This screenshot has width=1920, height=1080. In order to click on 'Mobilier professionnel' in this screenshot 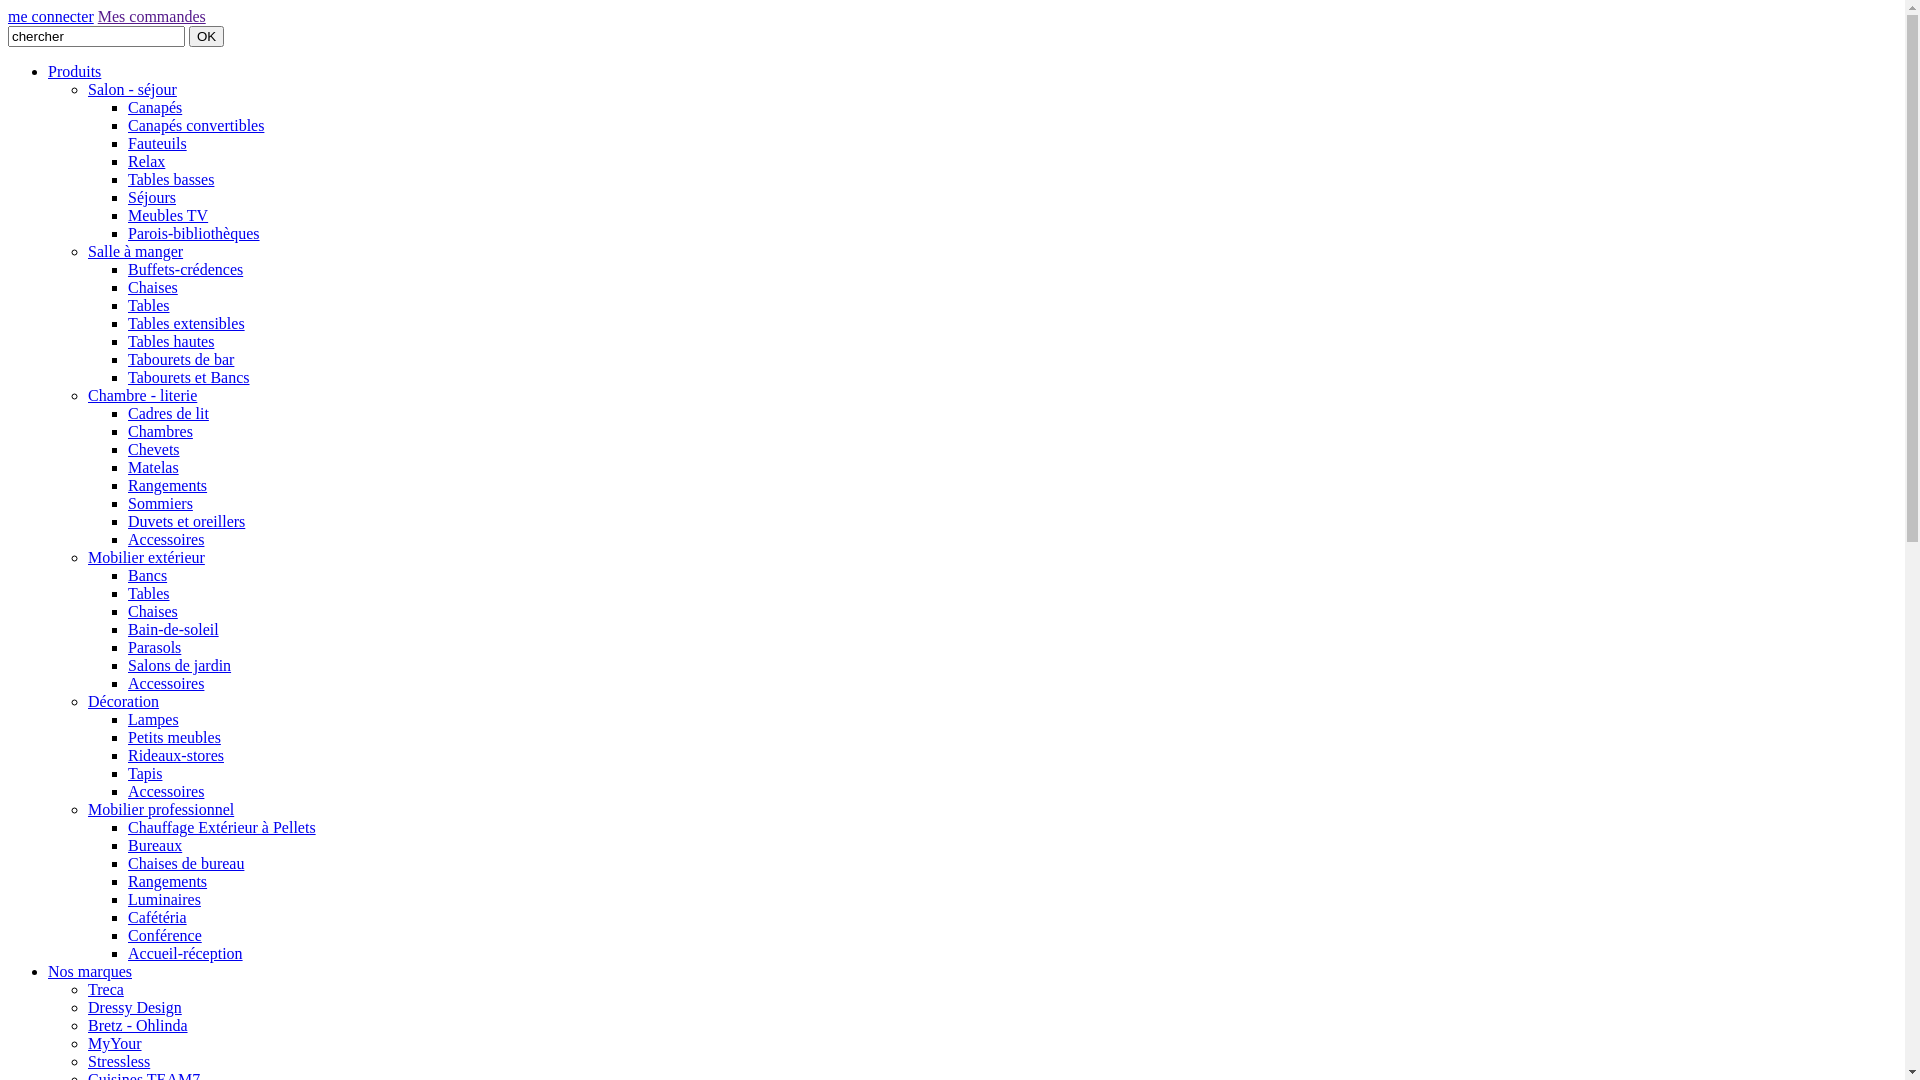, I will do `click(161, 808)`.